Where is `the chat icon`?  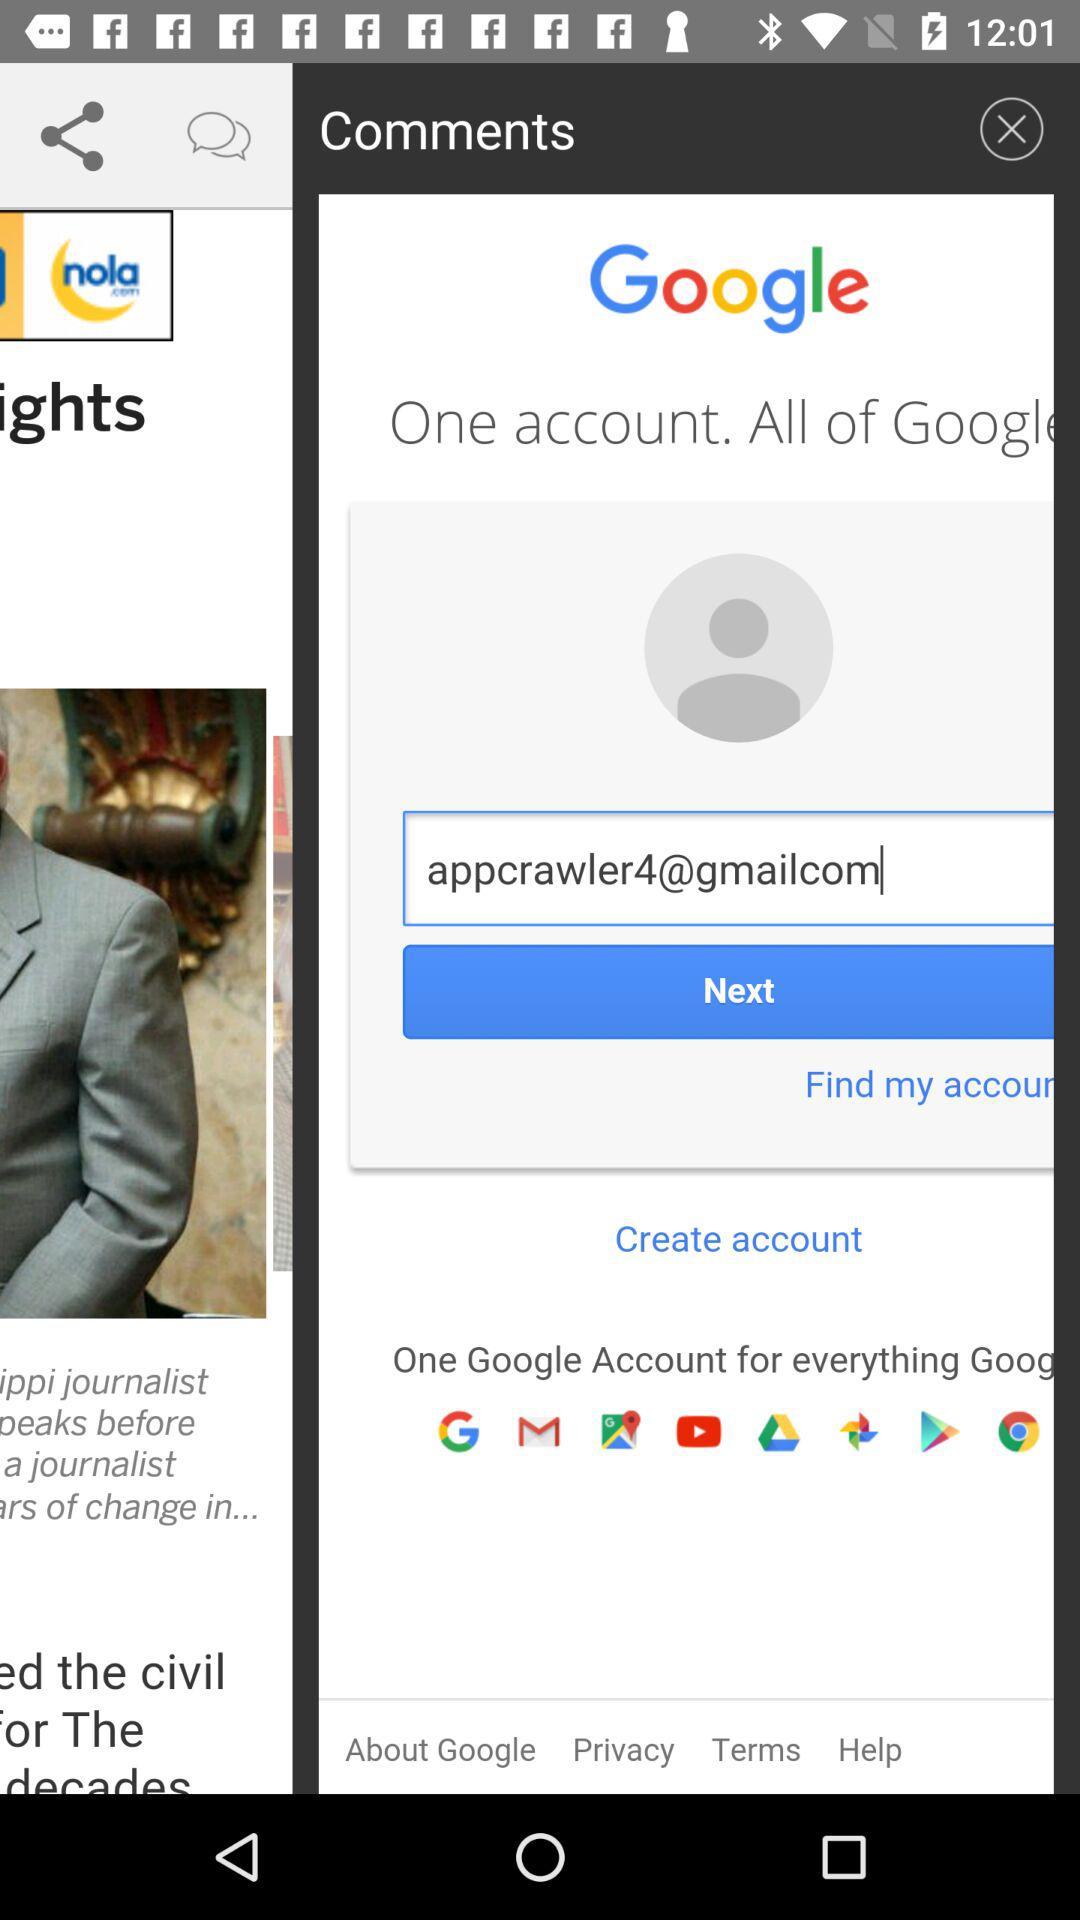
the chat icon is located at coordinates (219, 135).